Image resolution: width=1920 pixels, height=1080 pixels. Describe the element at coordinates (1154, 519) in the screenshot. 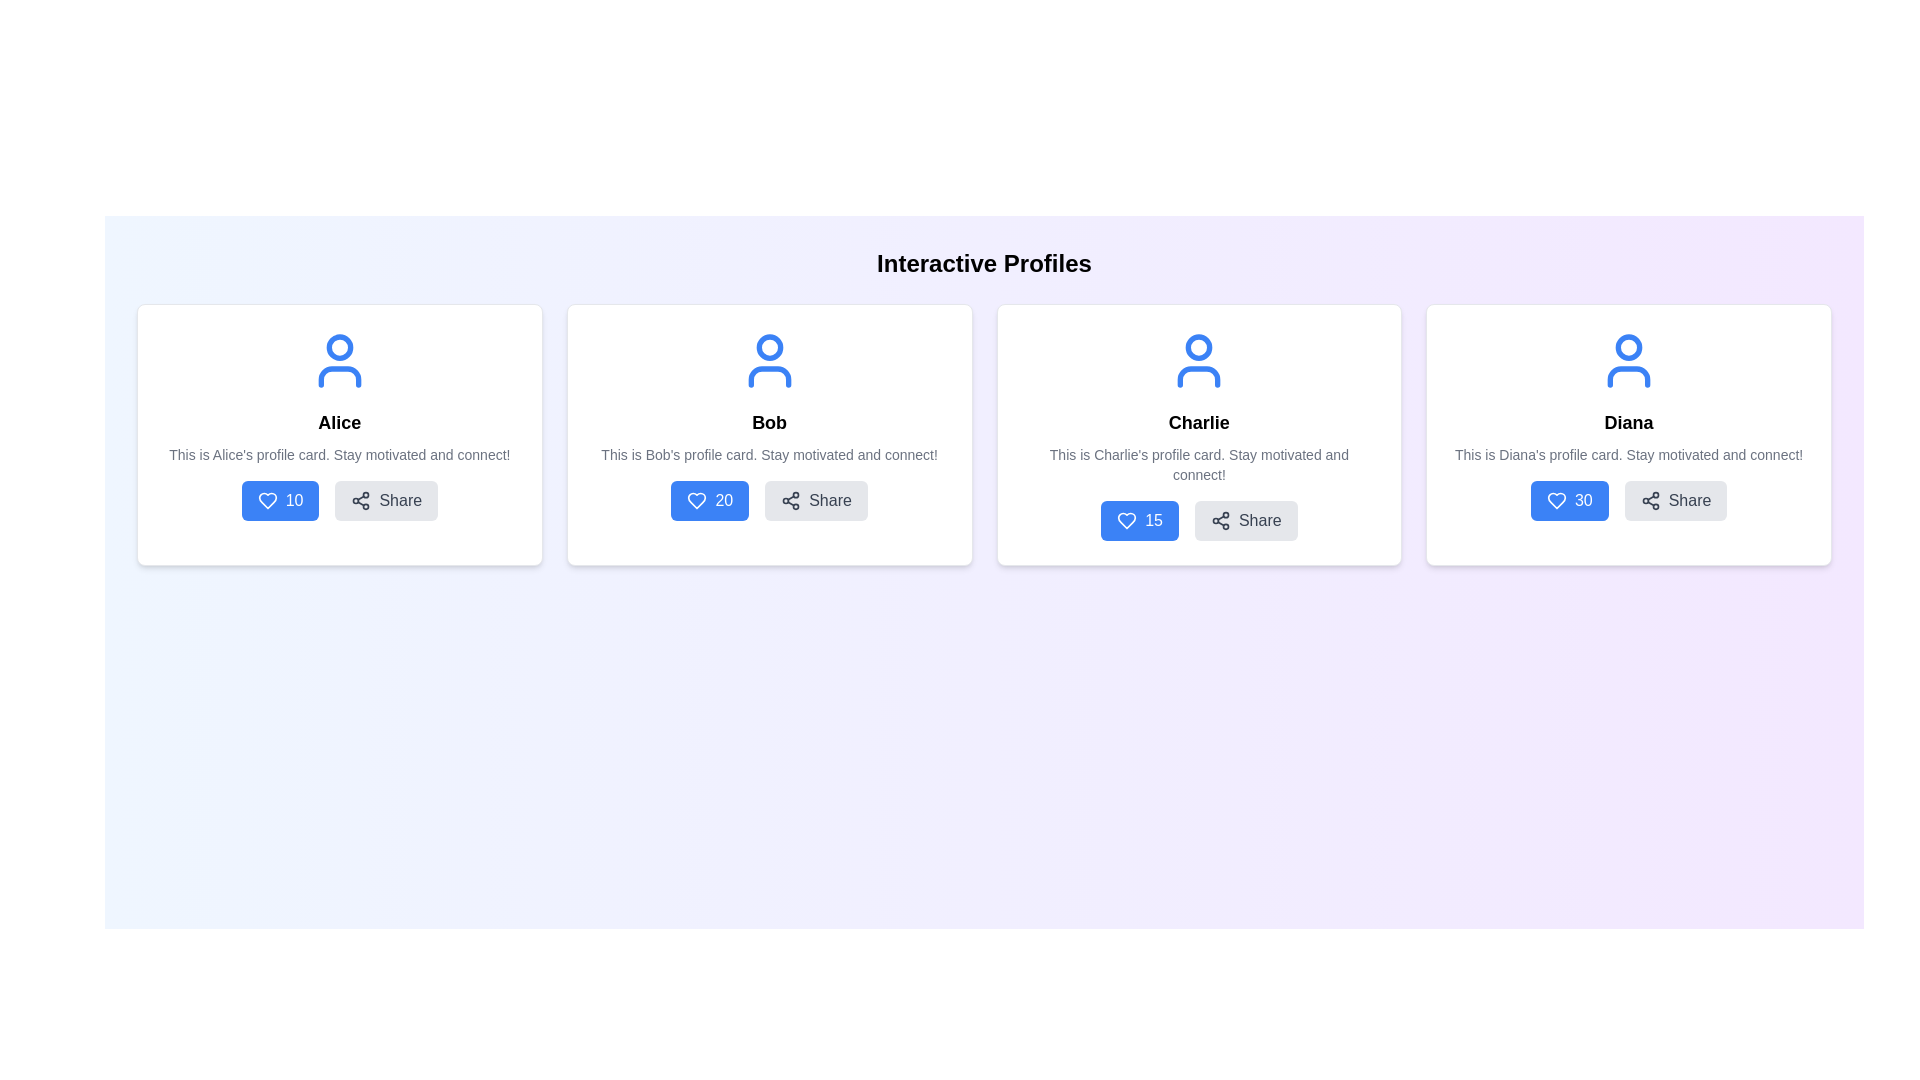

I see `count displayed as '15' in white text over a blue background, located in the interactive button under the 'Charlie' section in the third card from the left, to the right of the heart icon` at that location.